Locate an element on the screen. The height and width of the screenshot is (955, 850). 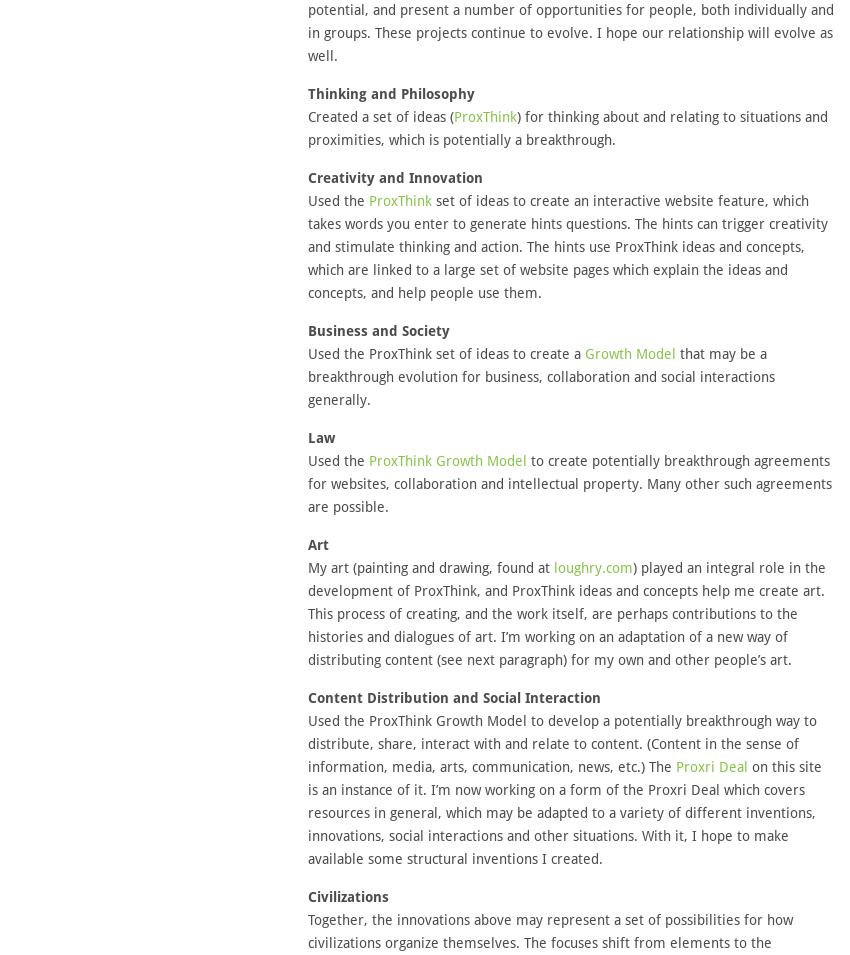
'Art' is located at coordinates (317, 545).